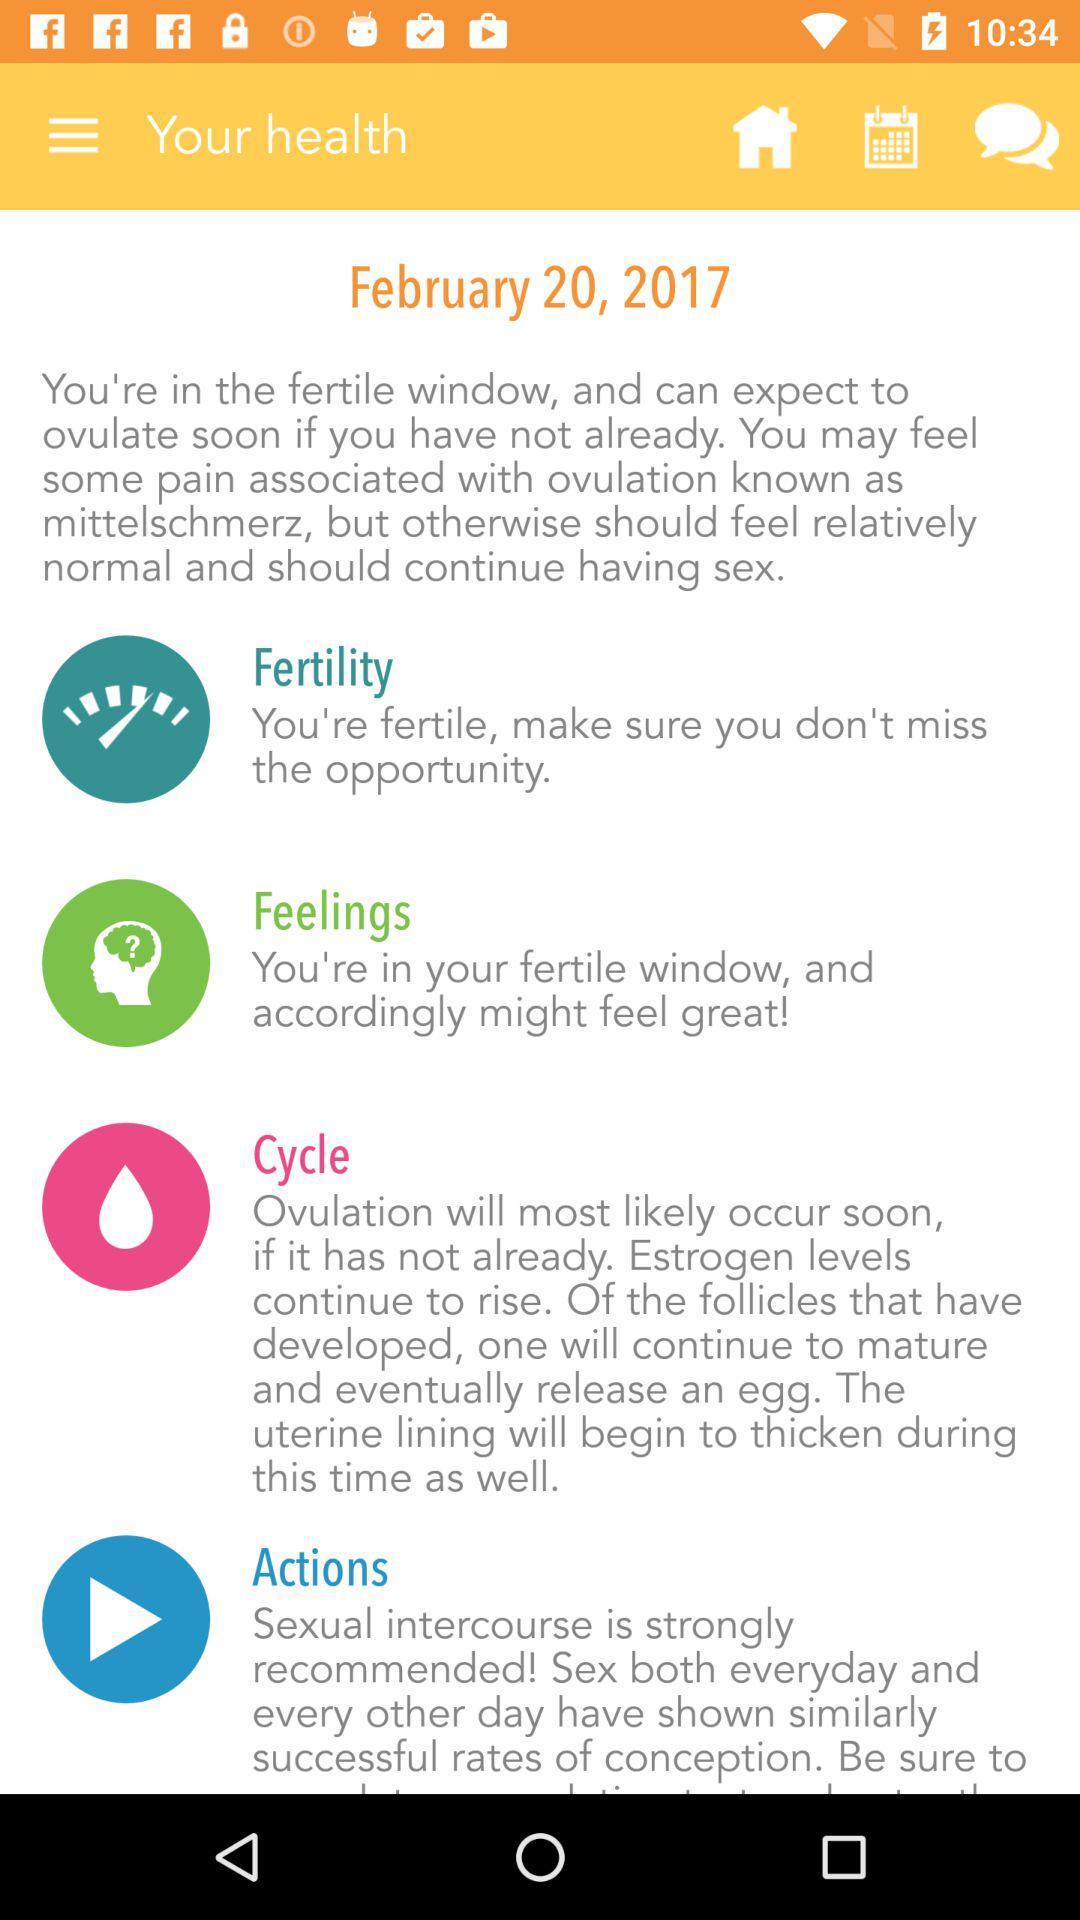 The image size is (1080, 1920). I want to click on the item above february 20, 2017 icon, so click(890, 135).